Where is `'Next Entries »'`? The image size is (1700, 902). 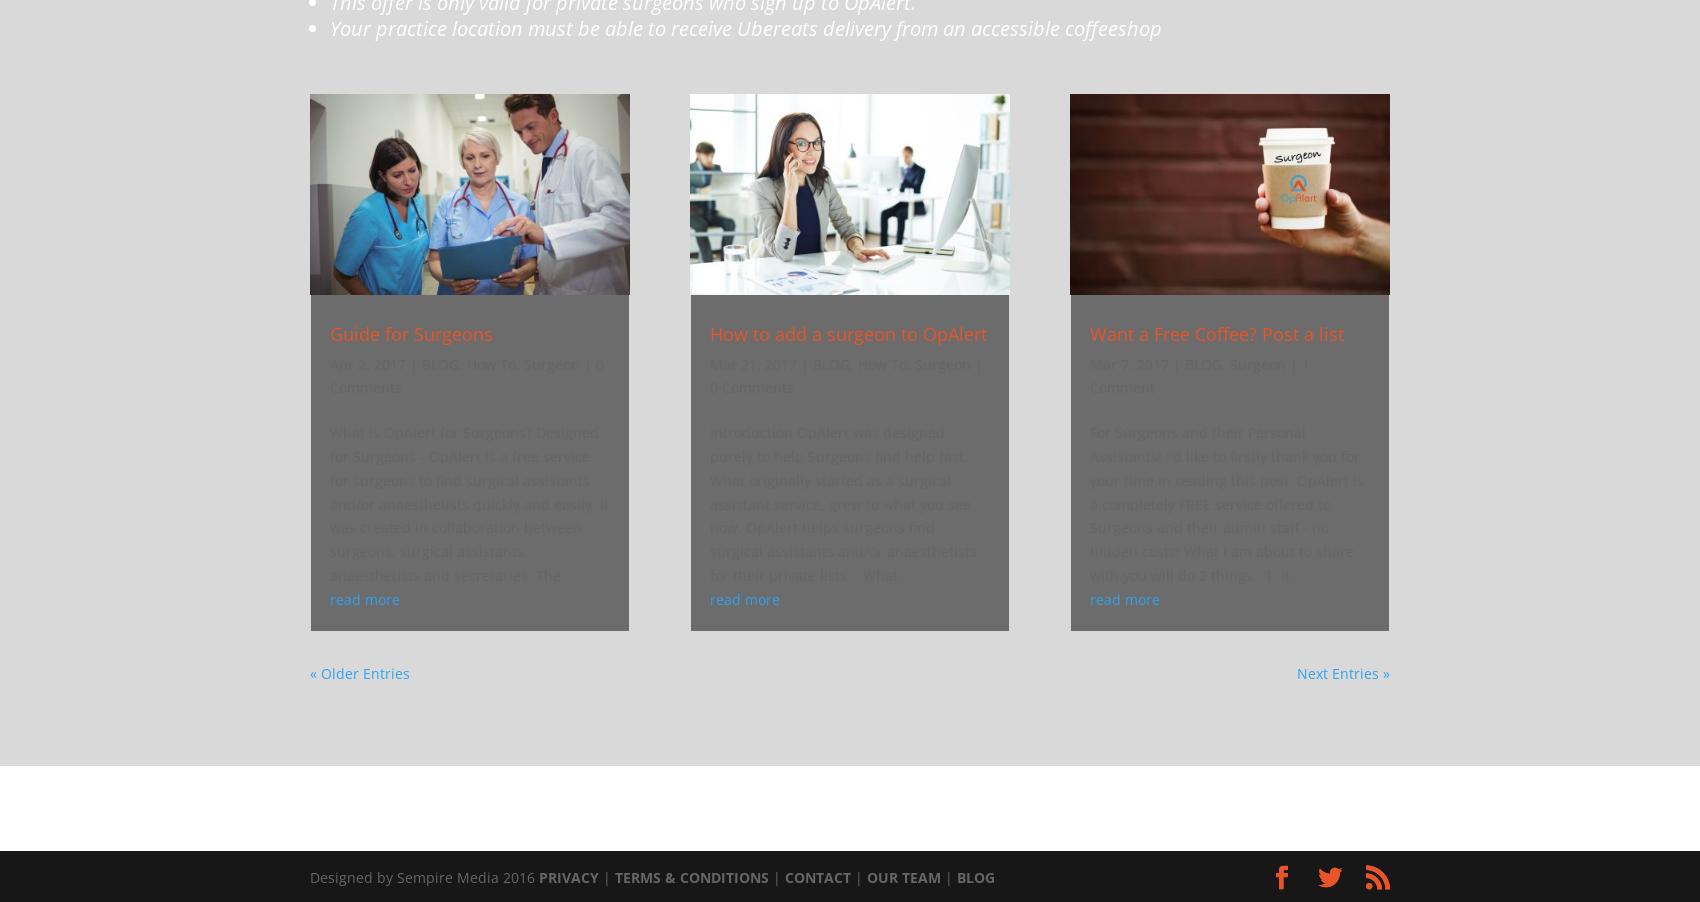 'Next Entries »' is located at coordinates (1343, 671).